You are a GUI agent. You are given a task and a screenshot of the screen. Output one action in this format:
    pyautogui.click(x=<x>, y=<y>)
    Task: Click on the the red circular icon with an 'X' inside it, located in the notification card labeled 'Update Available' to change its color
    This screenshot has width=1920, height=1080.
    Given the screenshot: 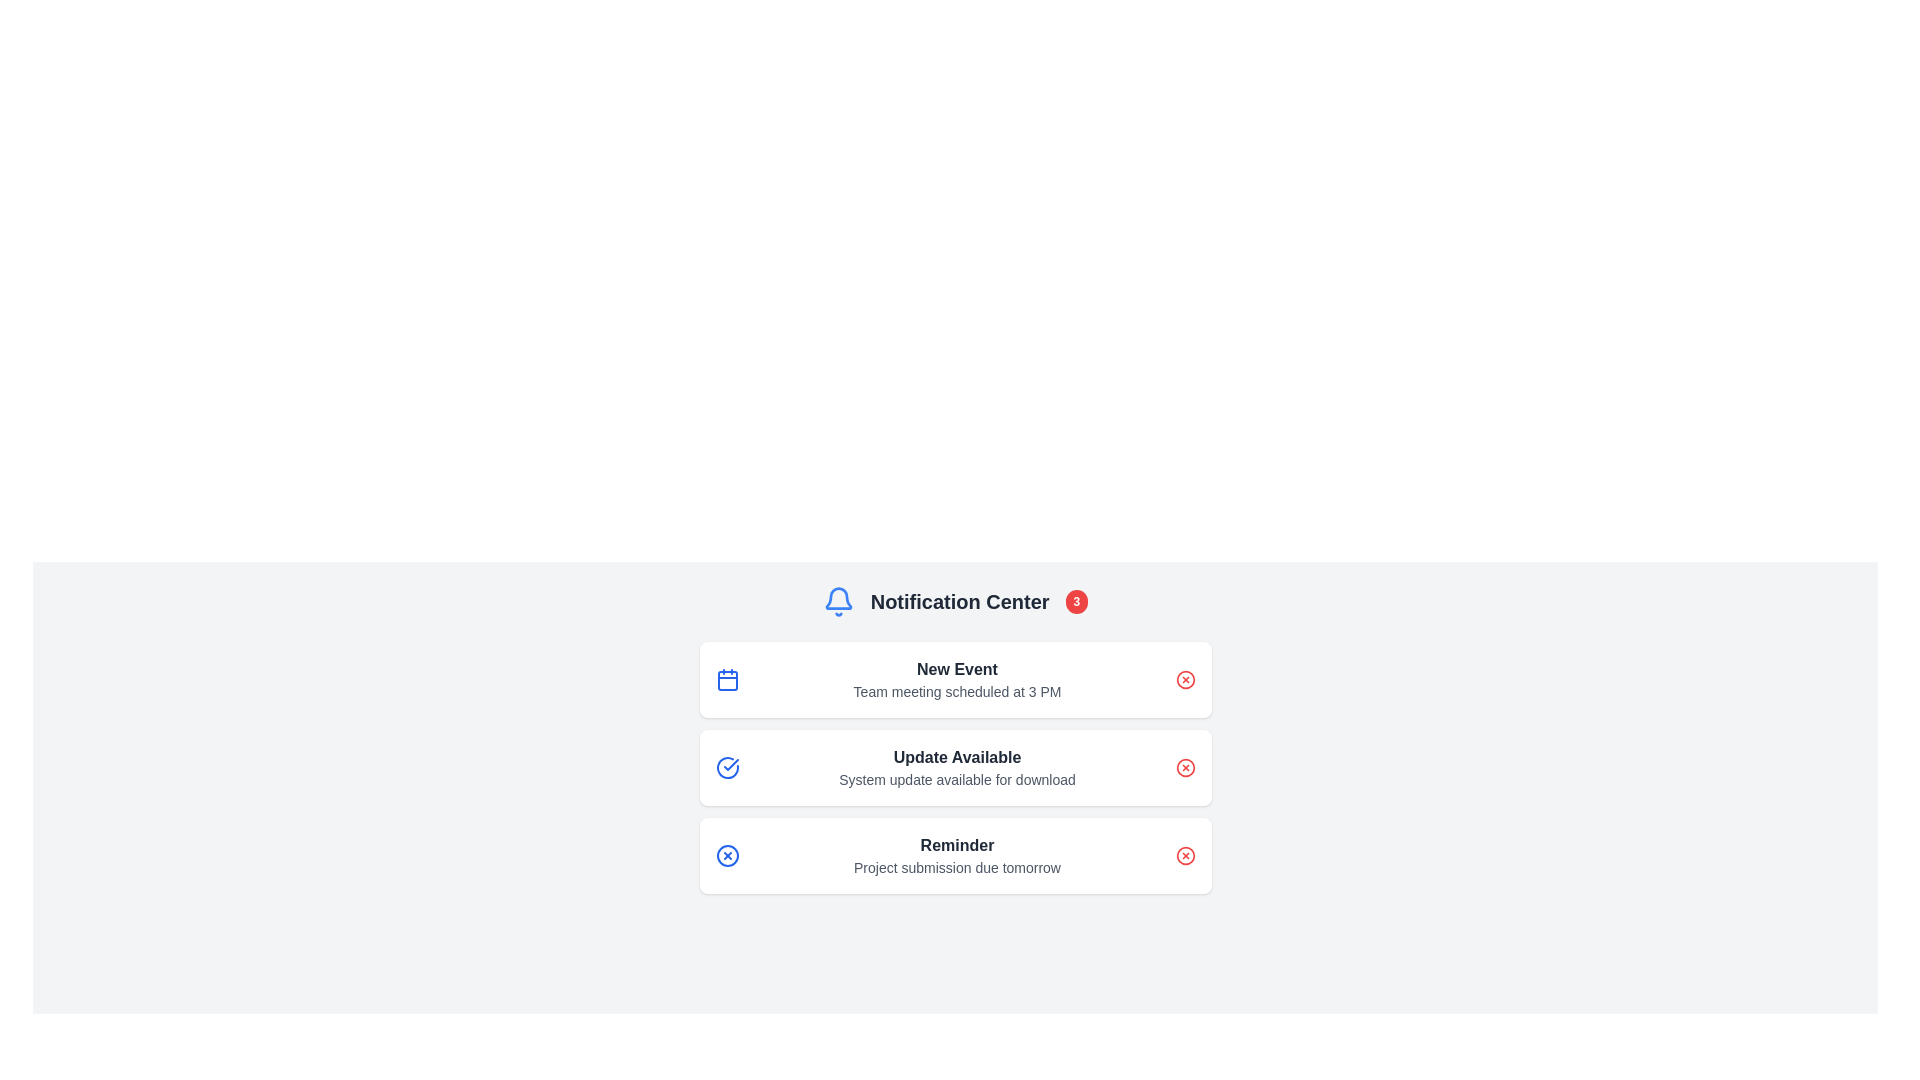 What is the action you would take?
    pyautogui.click(x=1185, y=766)
    